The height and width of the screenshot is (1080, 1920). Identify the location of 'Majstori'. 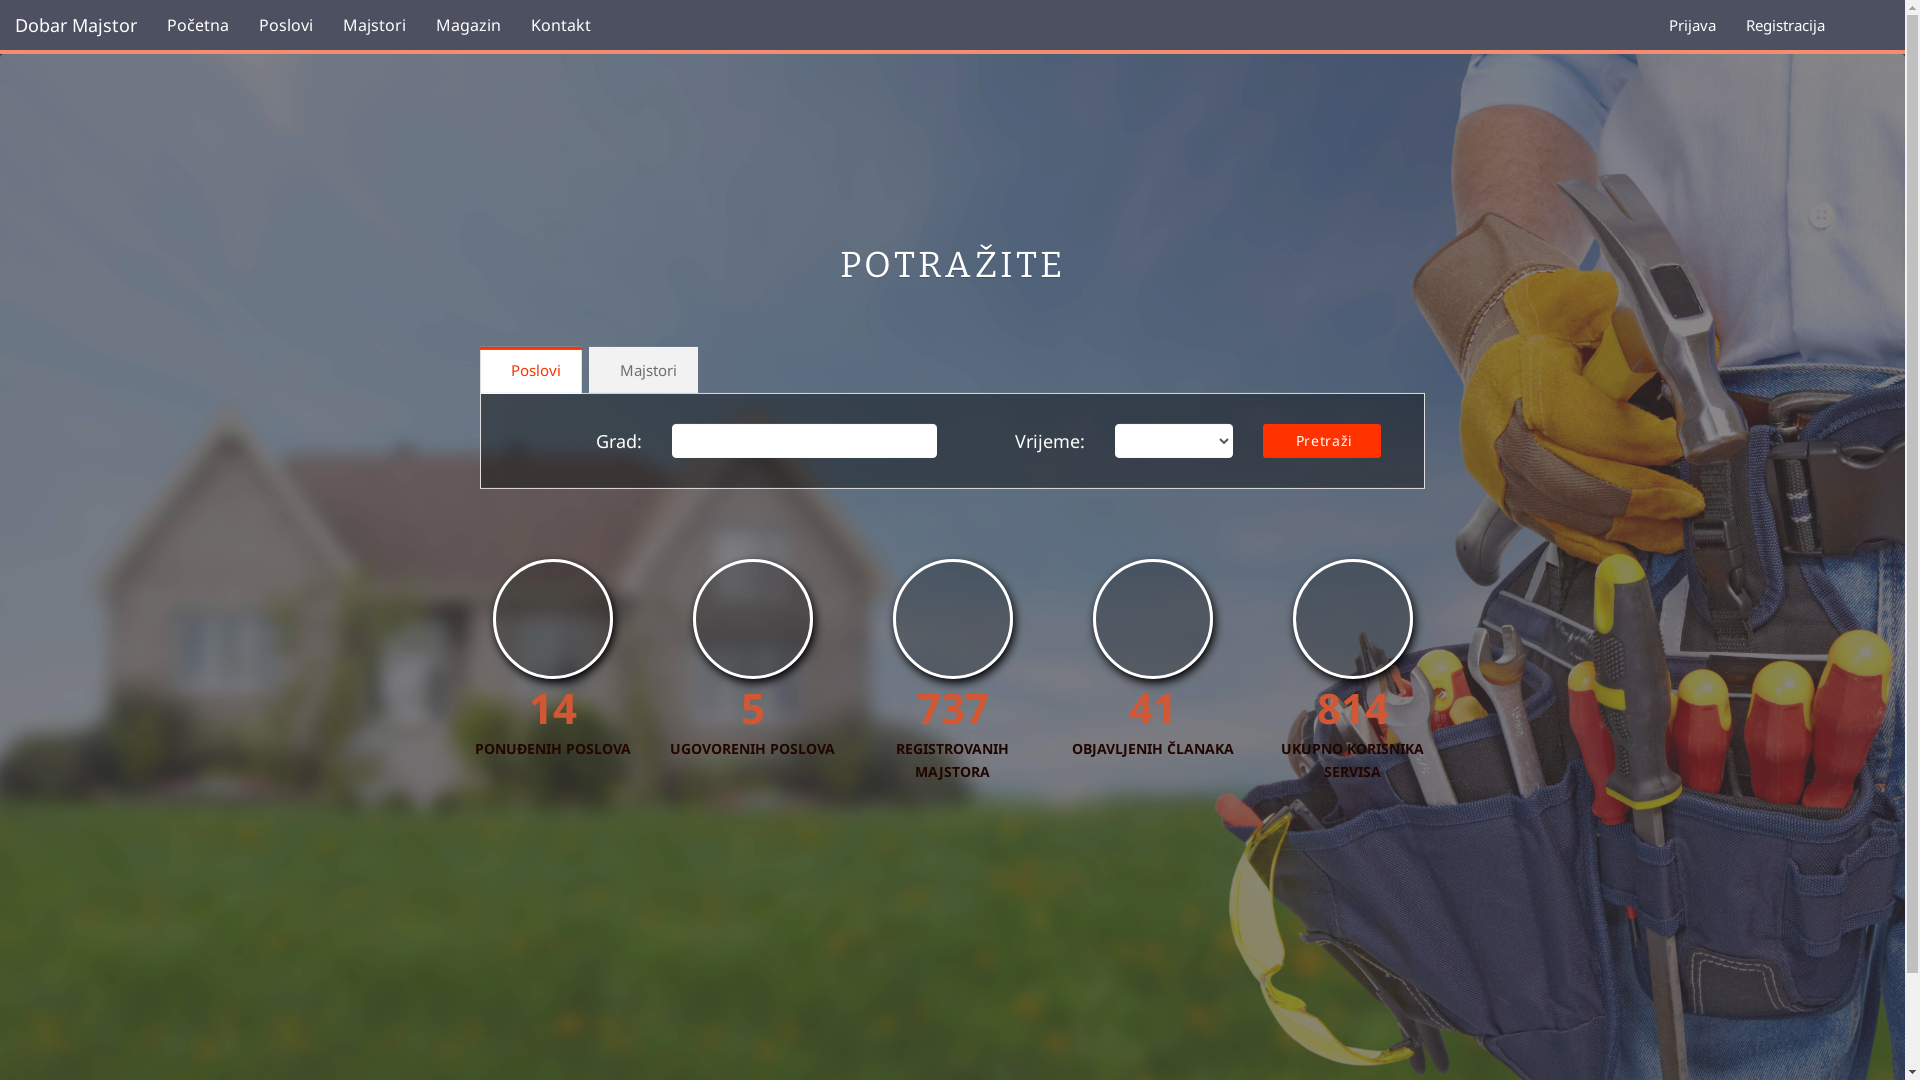
(374, 24).